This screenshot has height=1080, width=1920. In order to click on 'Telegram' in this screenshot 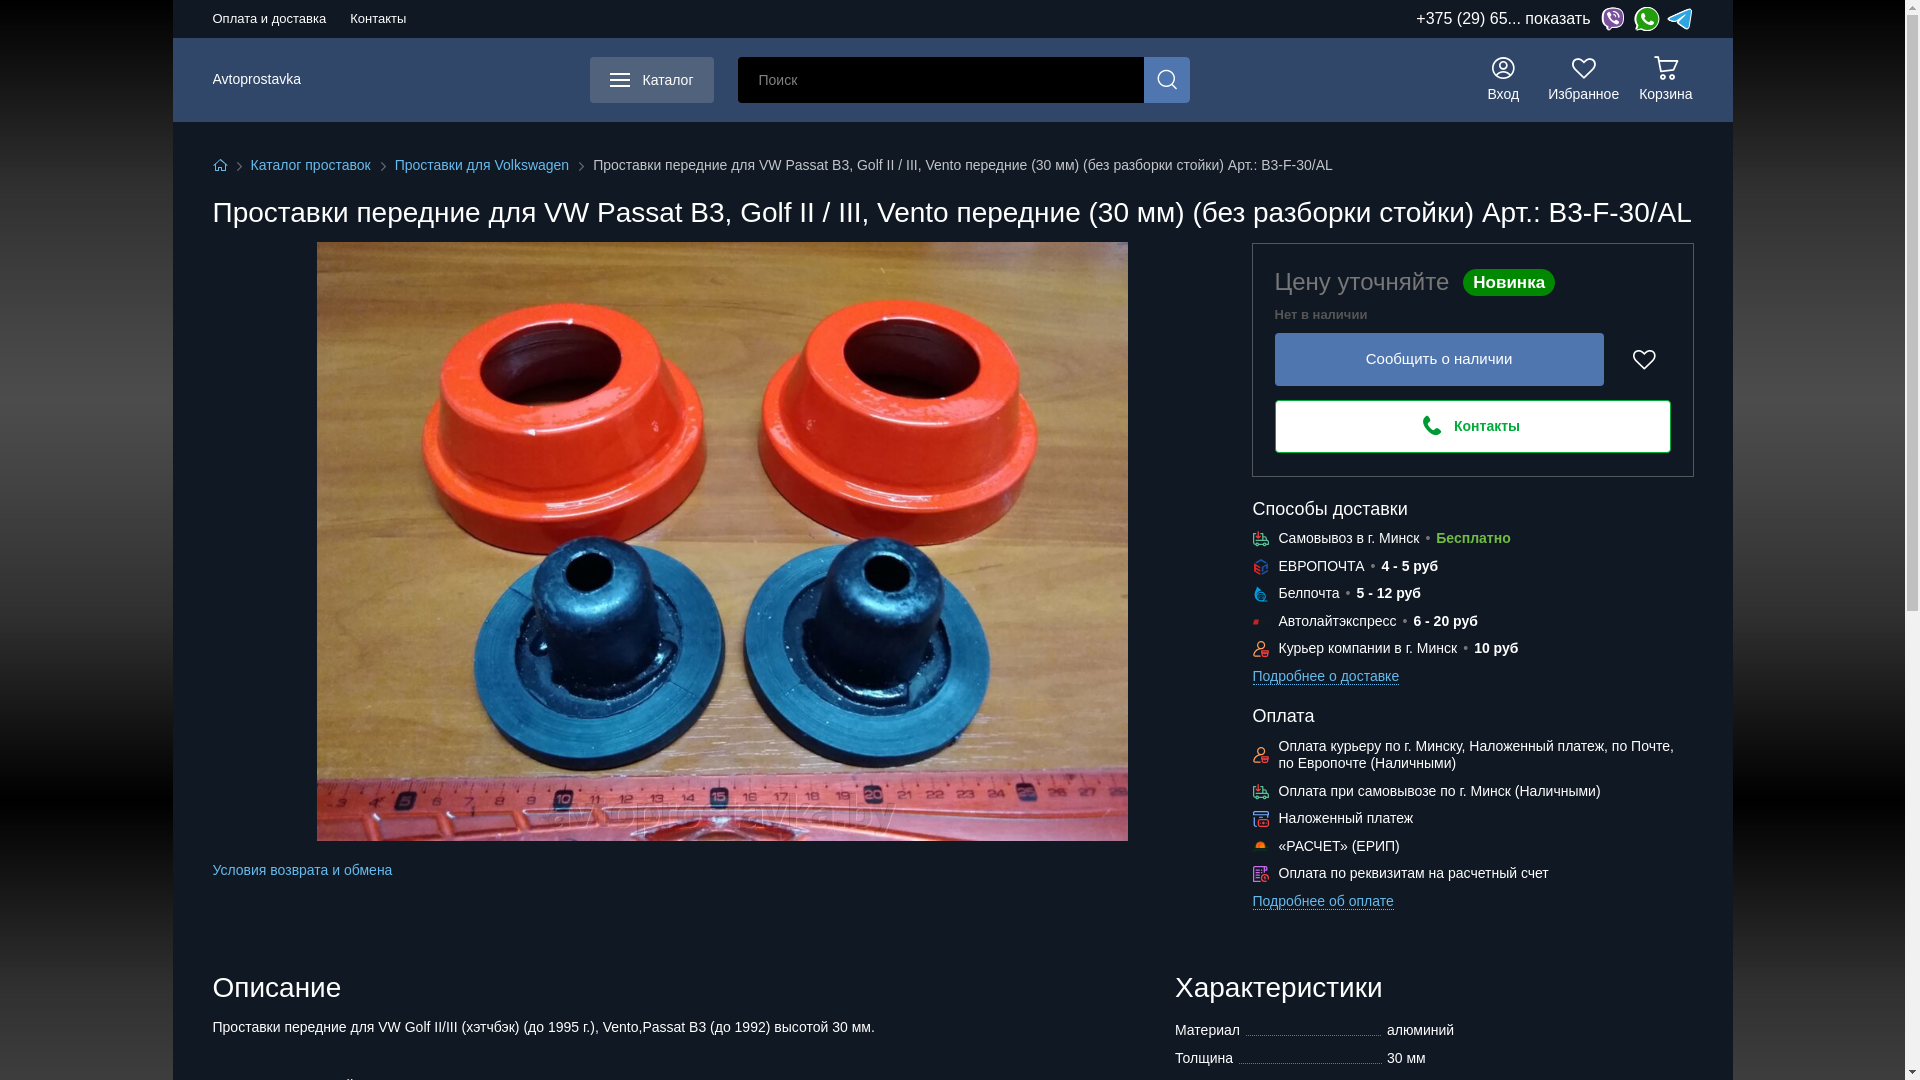, I will do `click(1680, 19)`.